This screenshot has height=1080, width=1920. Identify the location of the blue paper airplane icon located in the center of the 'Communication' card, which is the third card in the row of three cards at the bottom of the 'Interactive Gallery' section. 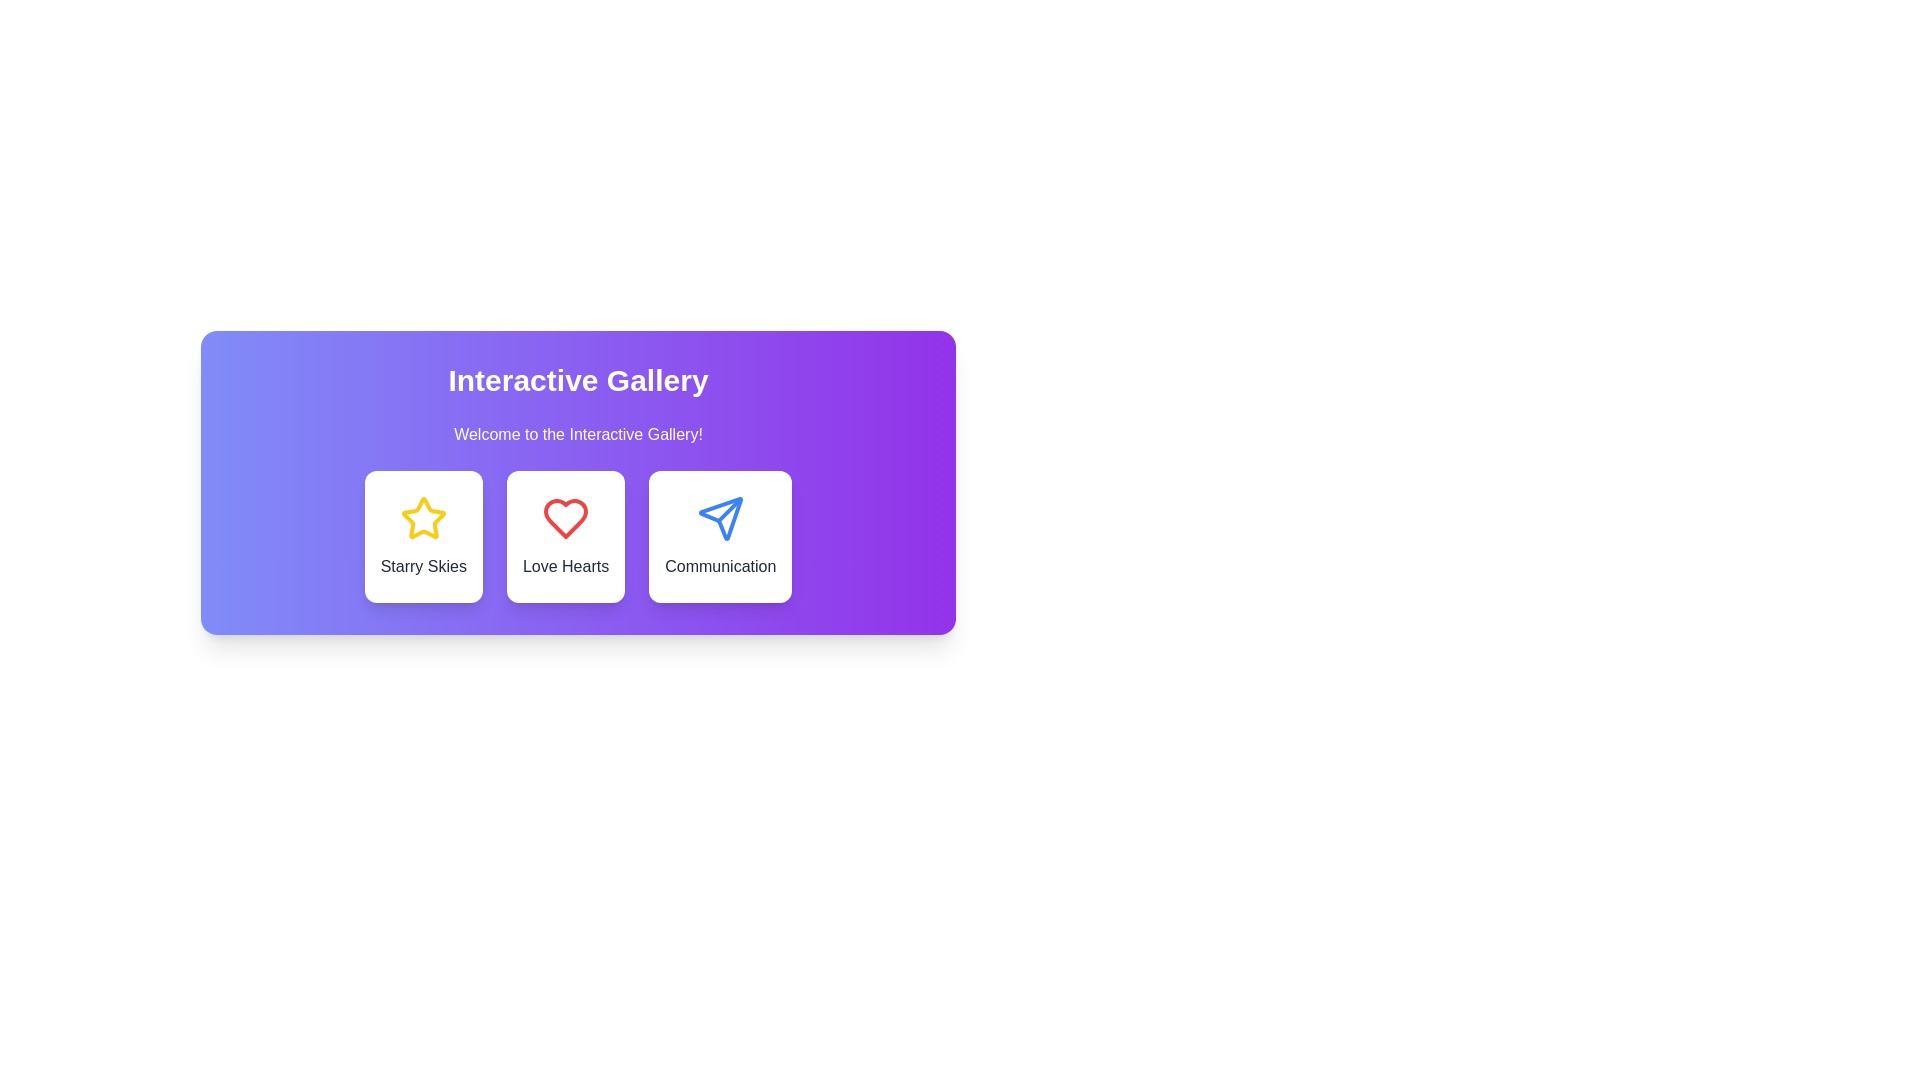
(720, 518).